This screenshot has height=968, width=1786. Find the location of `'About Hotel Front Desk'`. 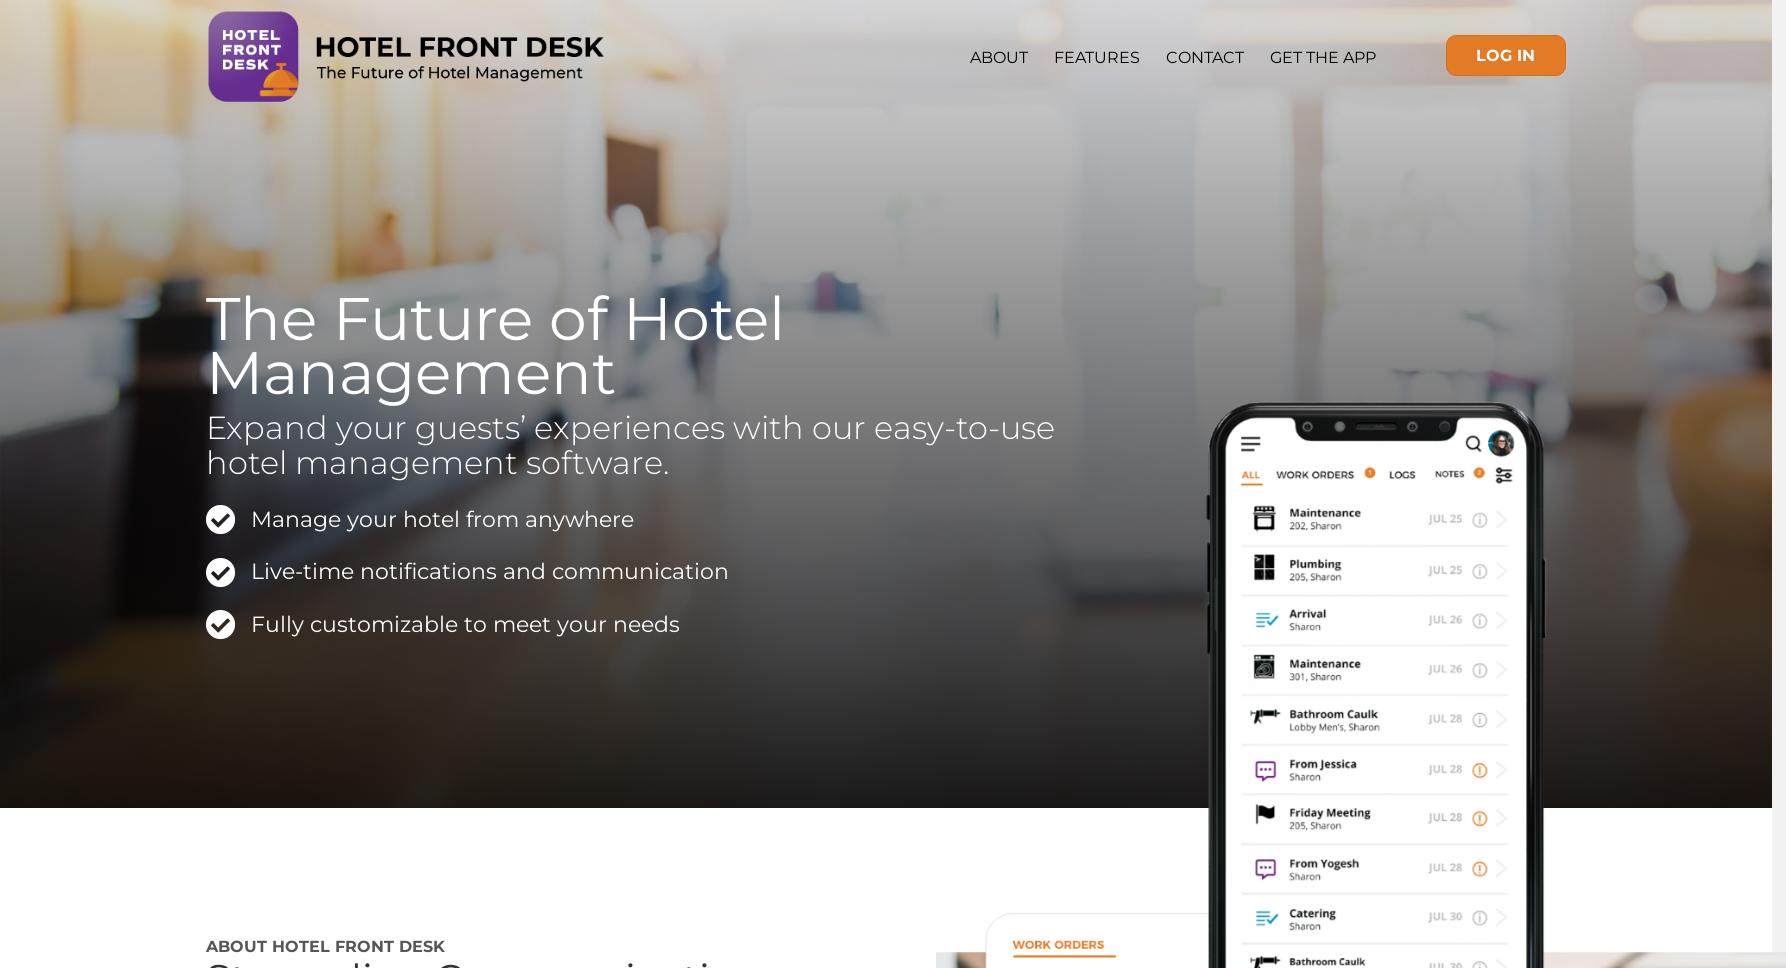

'About Hotel Front Desk' is located at coordinates (204, 944).